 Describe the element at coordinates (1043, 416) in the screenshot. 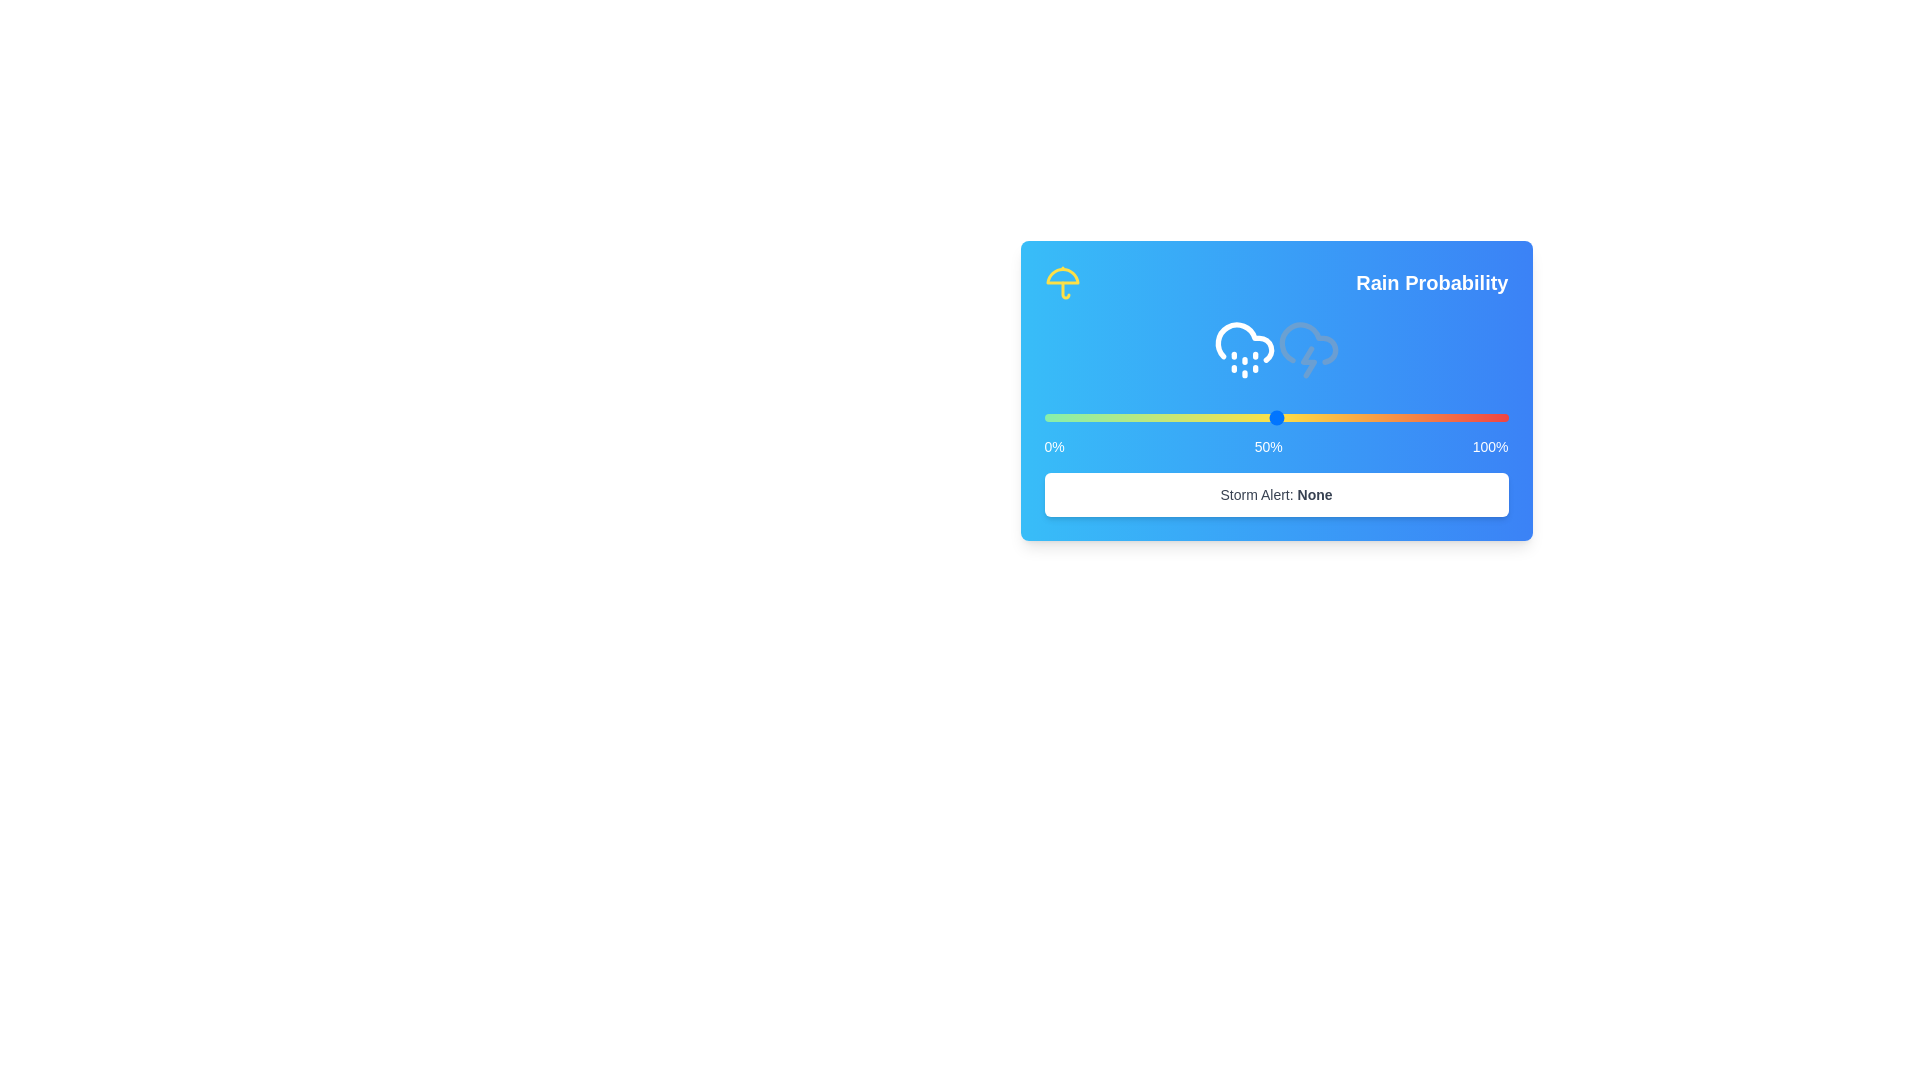

I see `the slider to set the rain probability to 23%` at that location.